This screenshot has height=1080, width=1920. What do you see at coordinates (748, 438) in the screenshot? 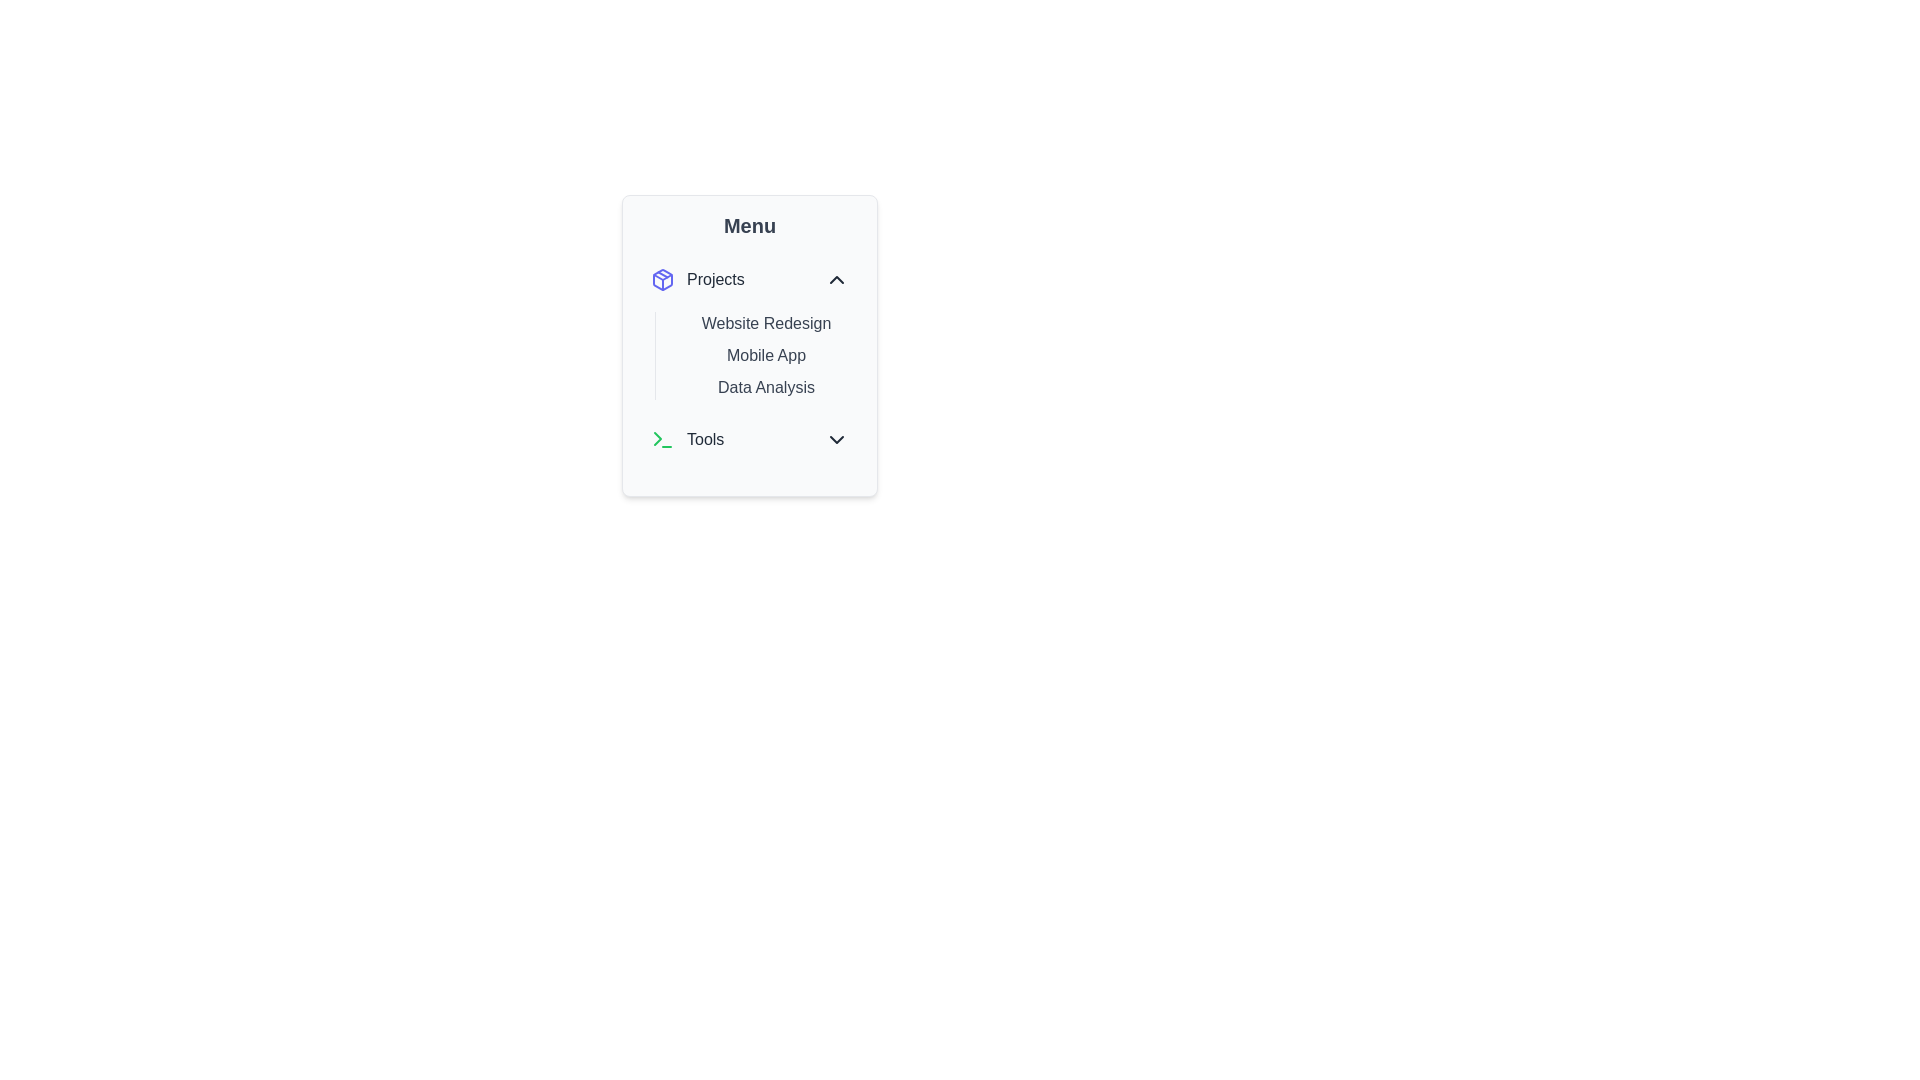
I see `the Dropdown menu located below the list items 'Website Redesign', 'Mobile App', and 'Data Analysis'` at bounding box center [748, 438].